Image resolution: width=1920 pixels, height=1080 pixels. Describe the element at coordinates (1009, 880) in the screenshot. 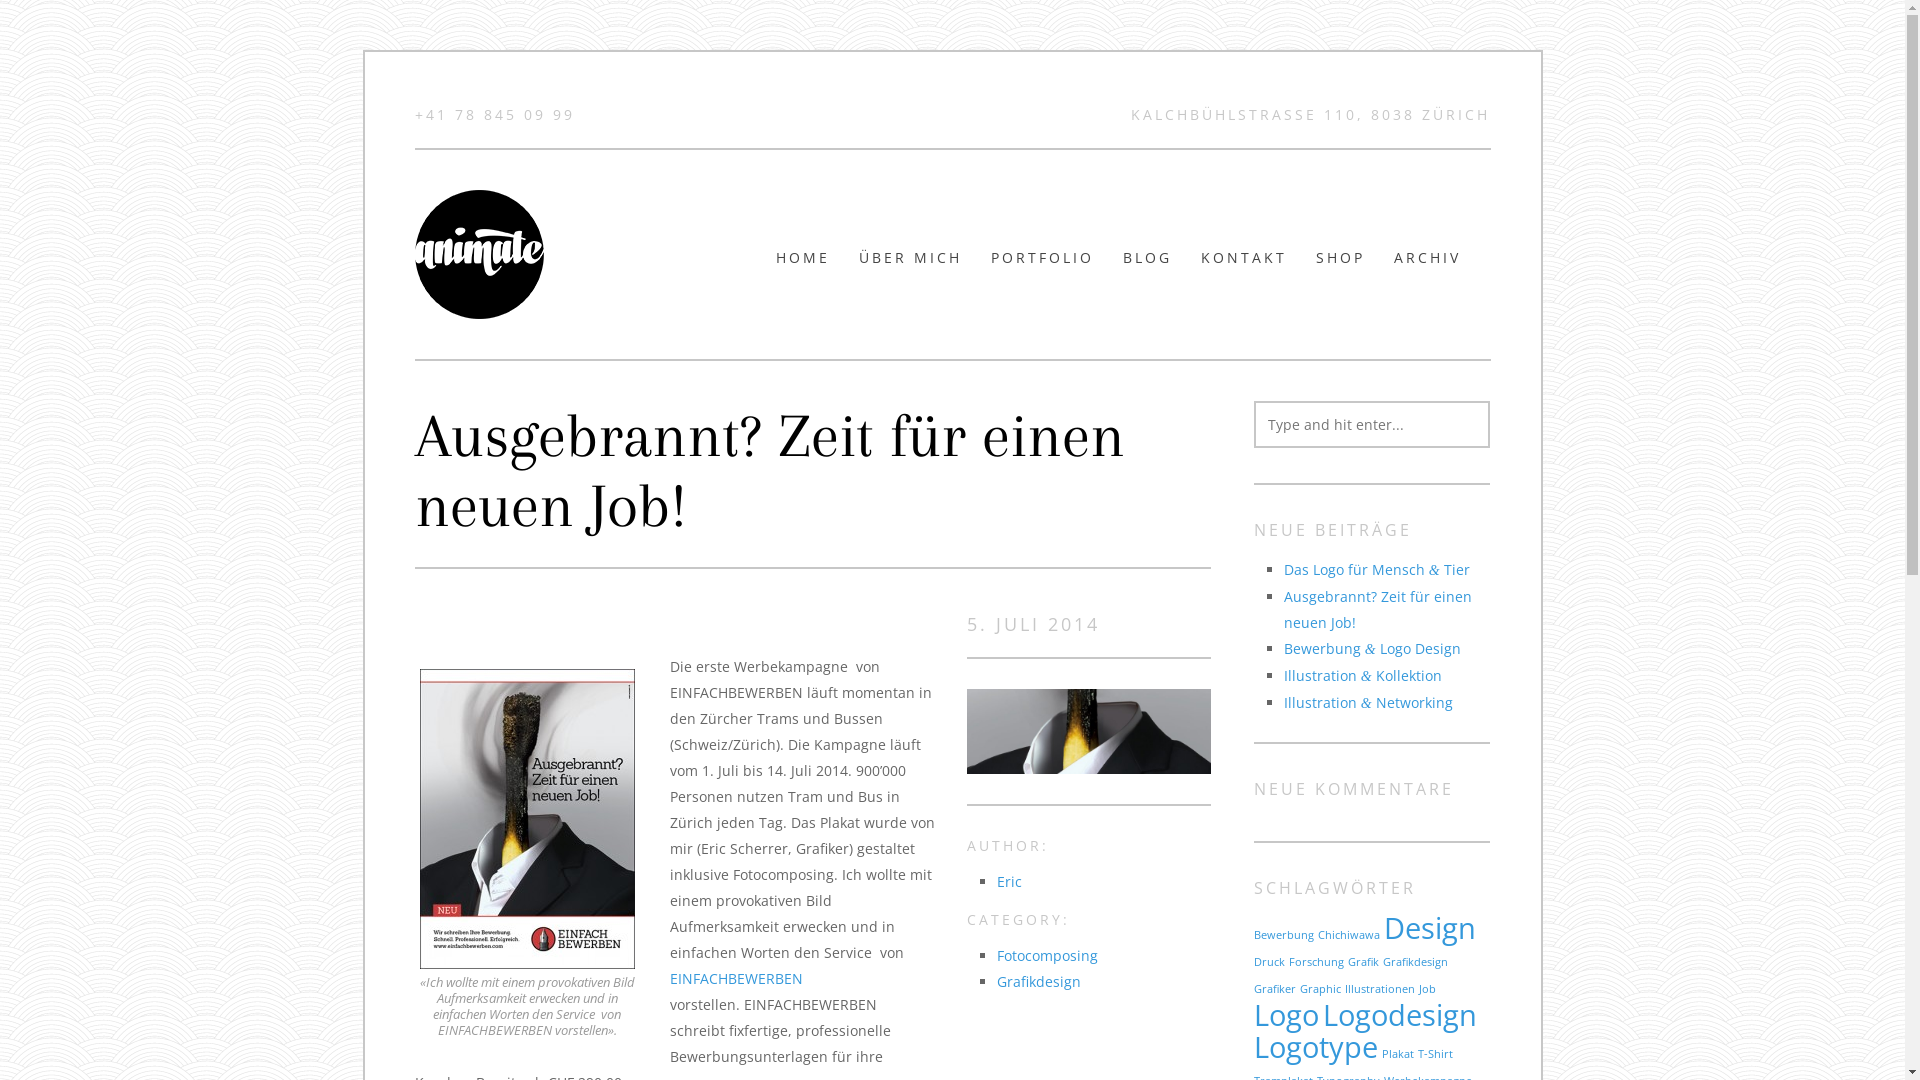

I see `'Eric'` at that location.